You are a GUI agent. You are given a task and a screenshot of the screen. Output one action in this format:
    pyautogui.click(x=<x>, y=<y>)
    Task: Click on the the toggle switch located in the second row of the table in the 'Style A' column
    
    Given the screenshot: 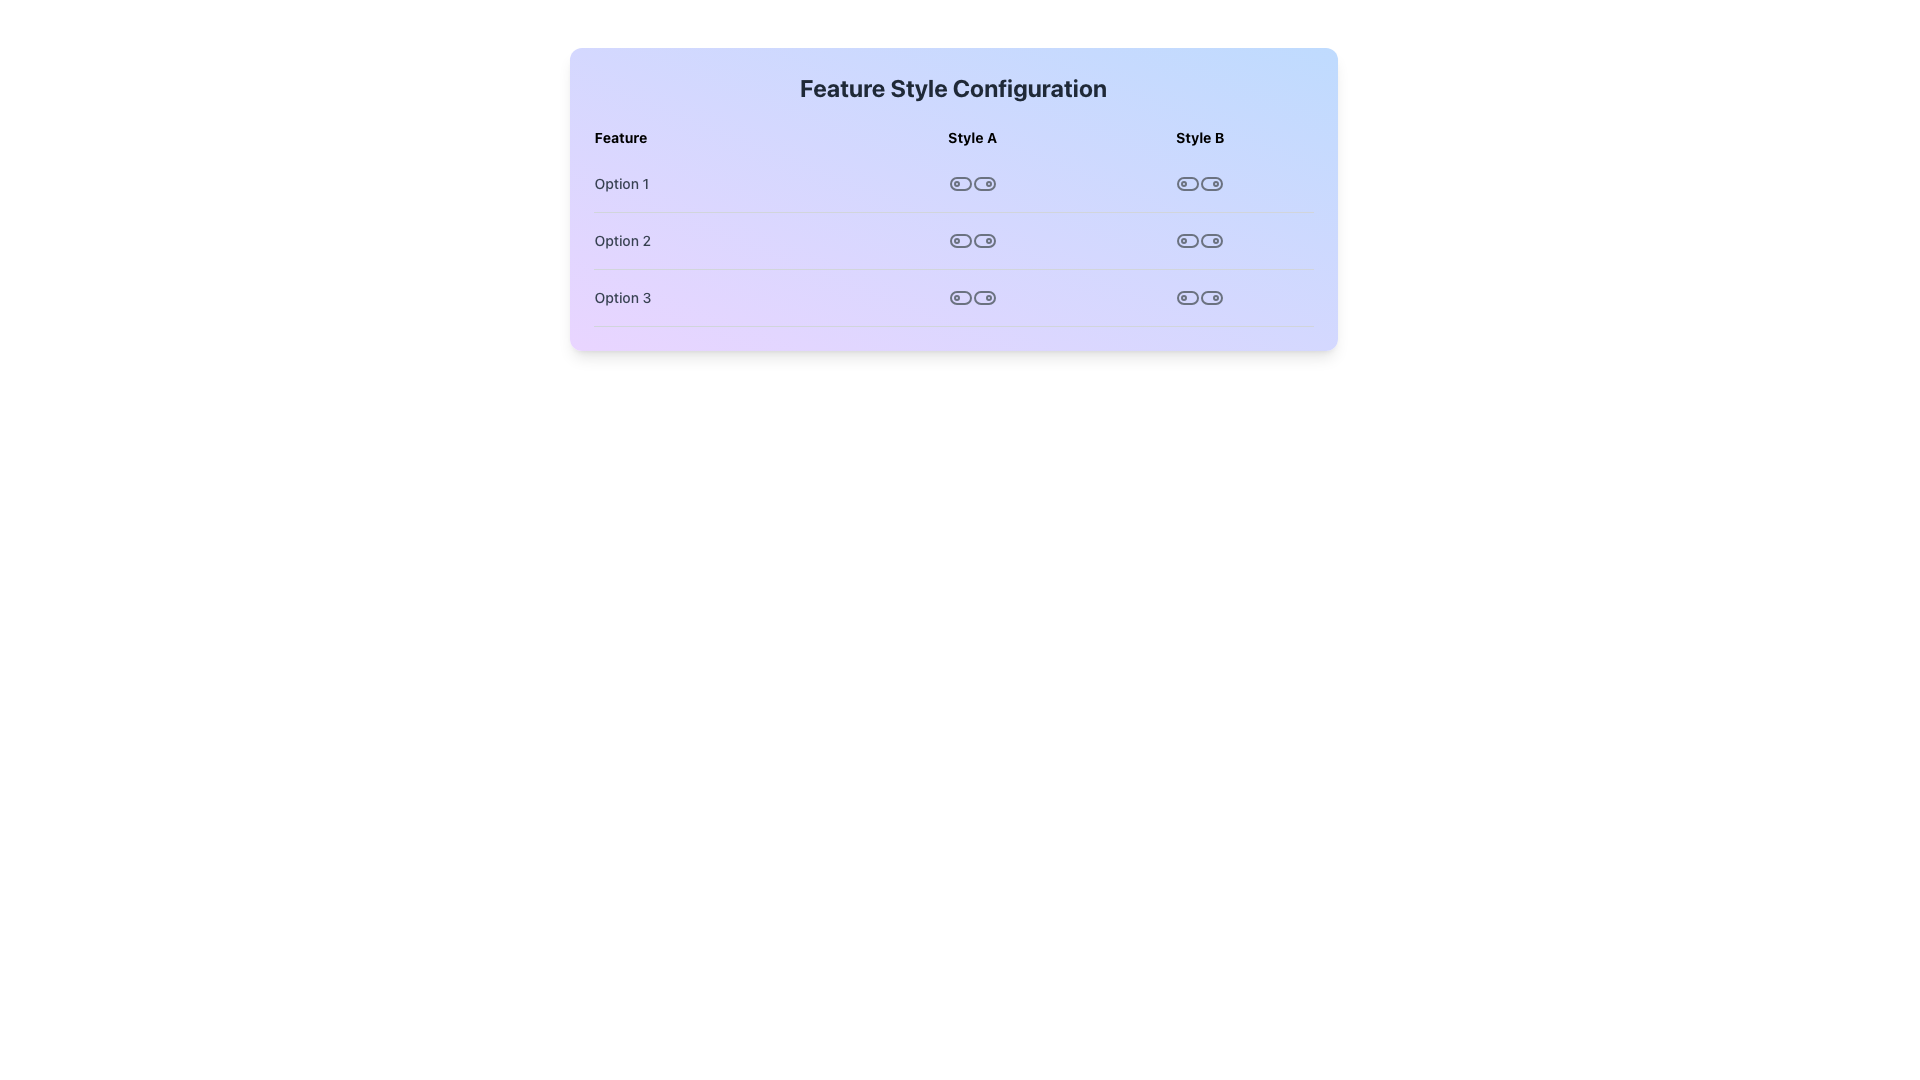 What is the action you would take?
    pyautogui.click(x=960, y=239)
    